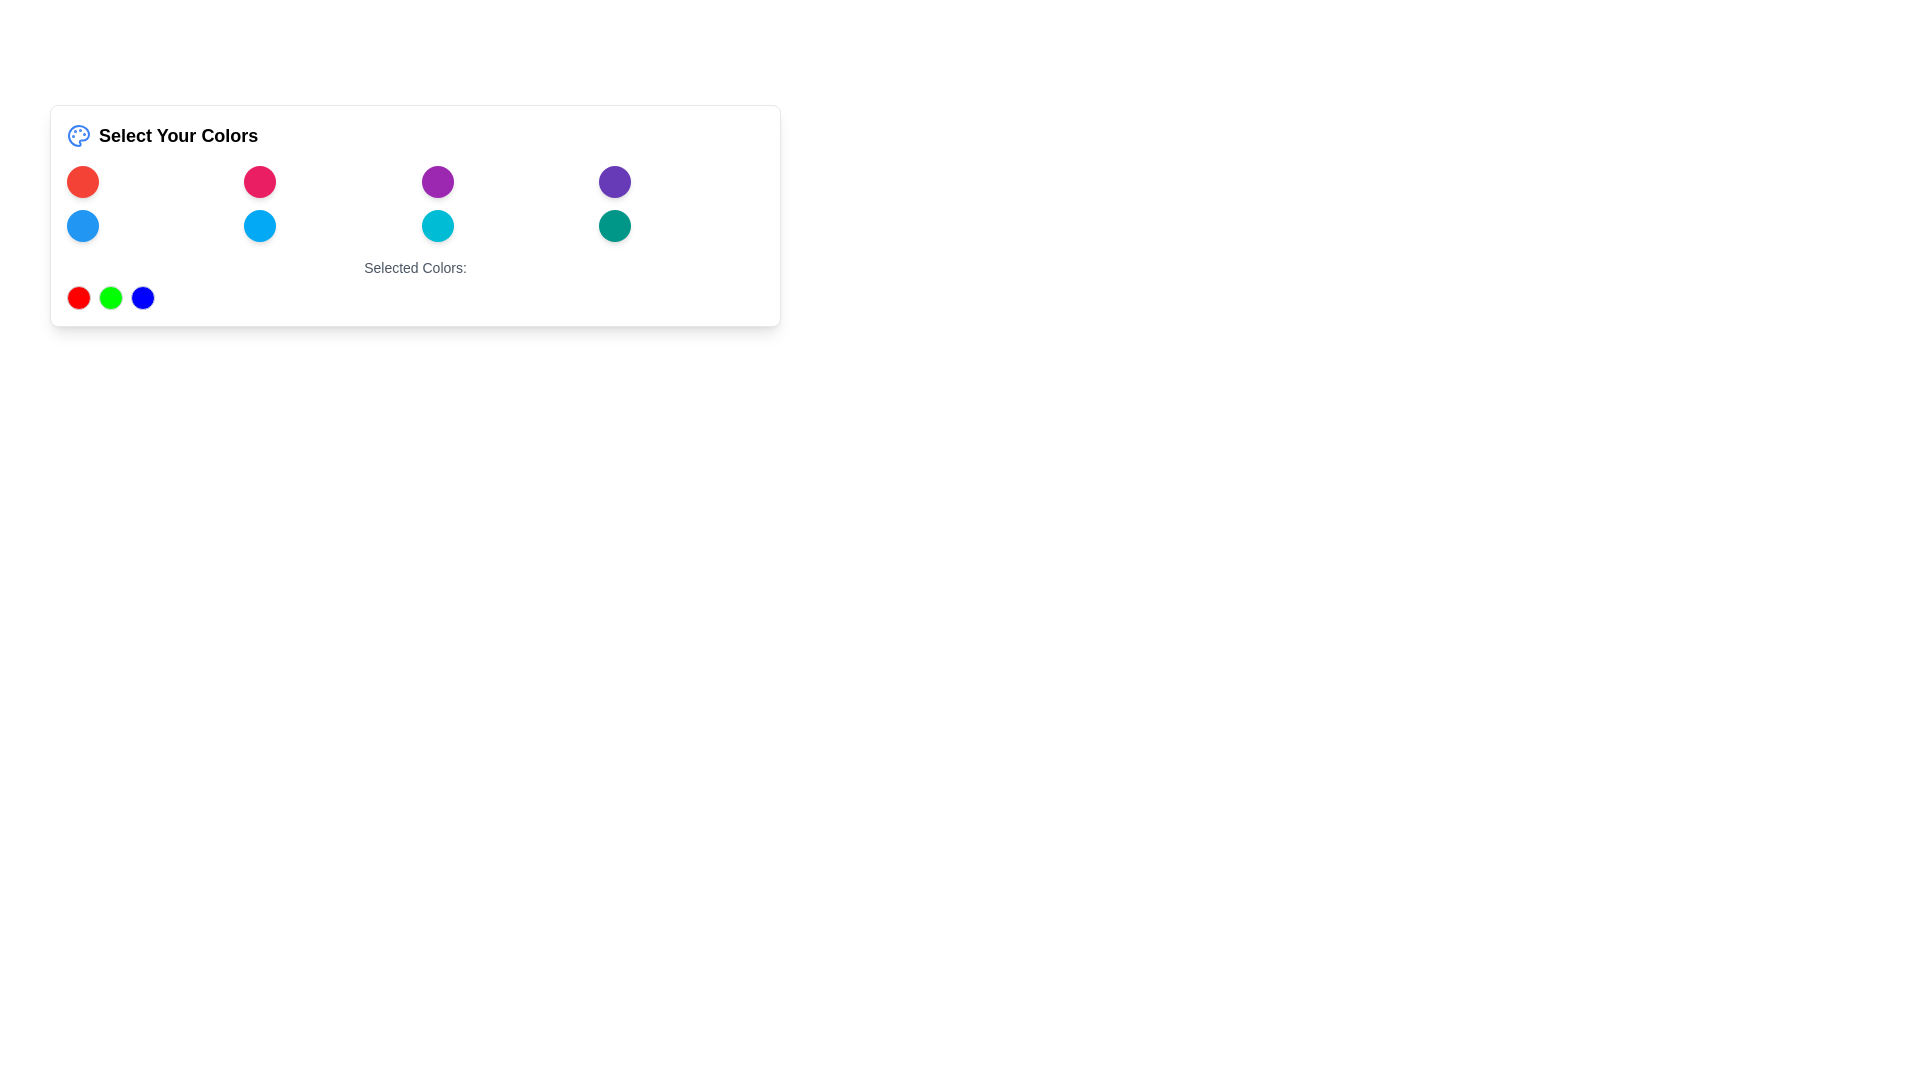 This screenshot has height=1080, width=1920. I want to click on the second color circle in the second row of the color selector grid, so click(259, 225).